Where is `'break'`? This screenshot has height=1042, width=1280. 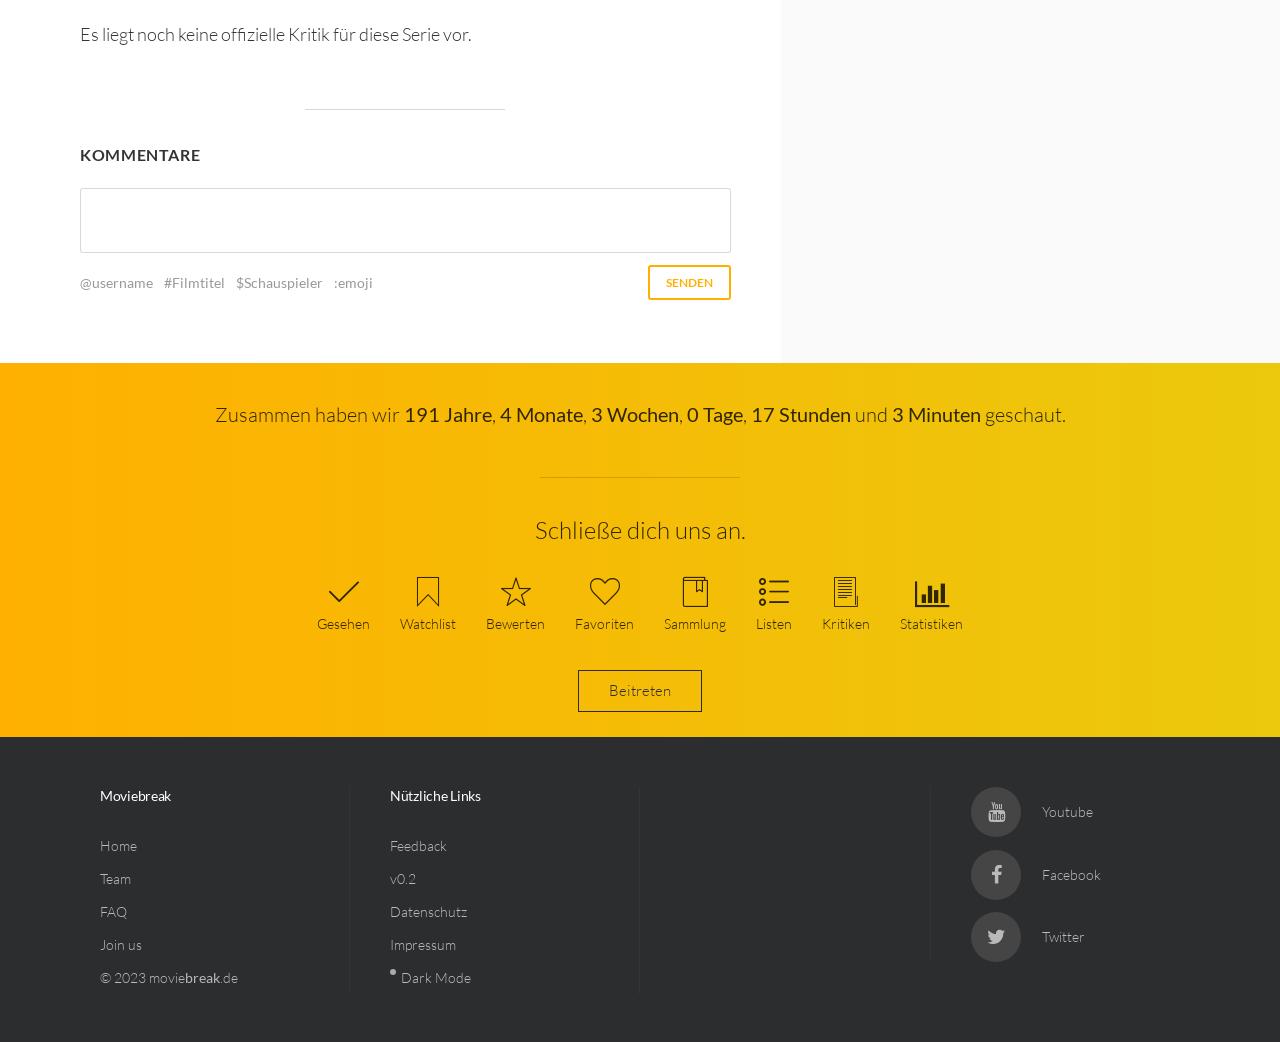 'break' is located at coordinates (202, 977).